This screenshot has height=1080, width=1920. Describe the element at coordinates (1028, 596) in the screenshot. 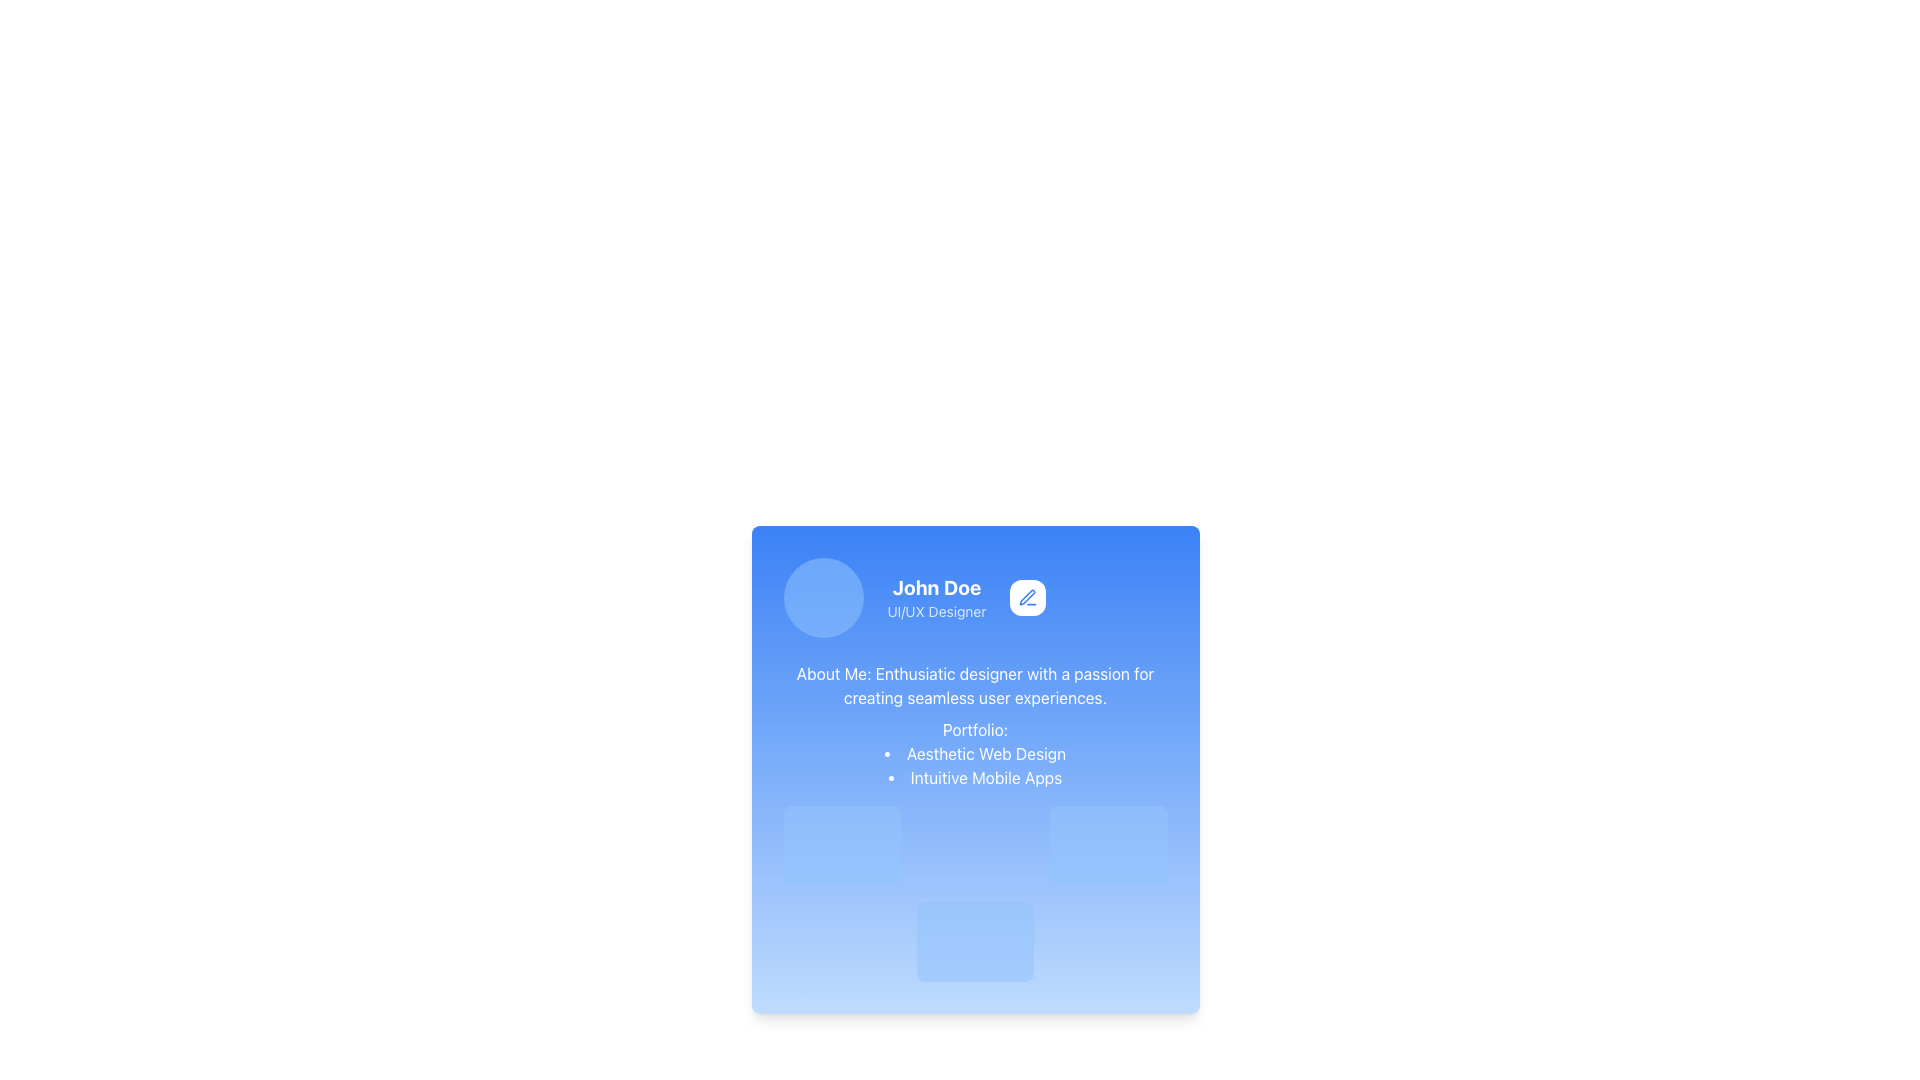

I see `the blue-line pen icon located in the top-right corner of the profile card to initiate an edit action` at that location.